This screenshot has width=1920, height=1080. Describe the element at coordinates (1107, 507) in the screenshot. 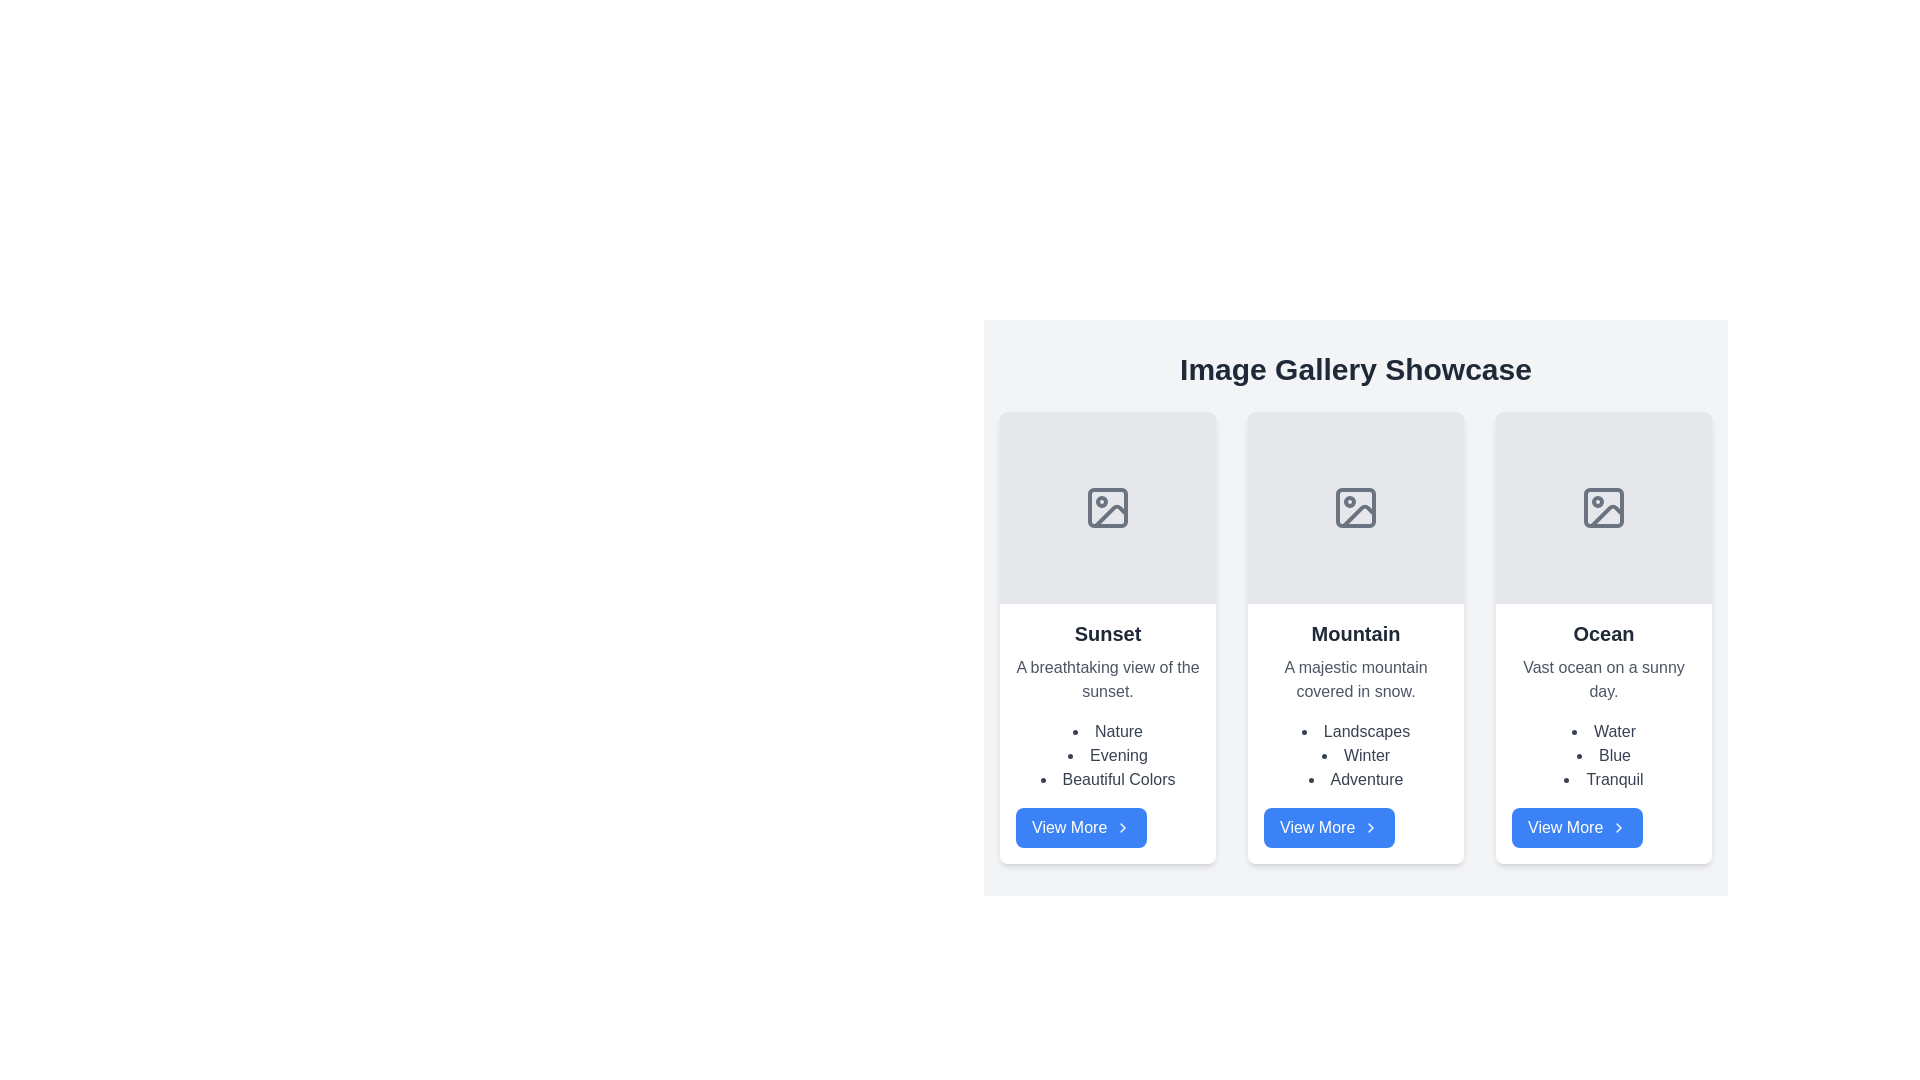

I see `the icon representing an image associated with the 'Sunset' card, which is located in the first card of a horizontal row of three cards` at that location.